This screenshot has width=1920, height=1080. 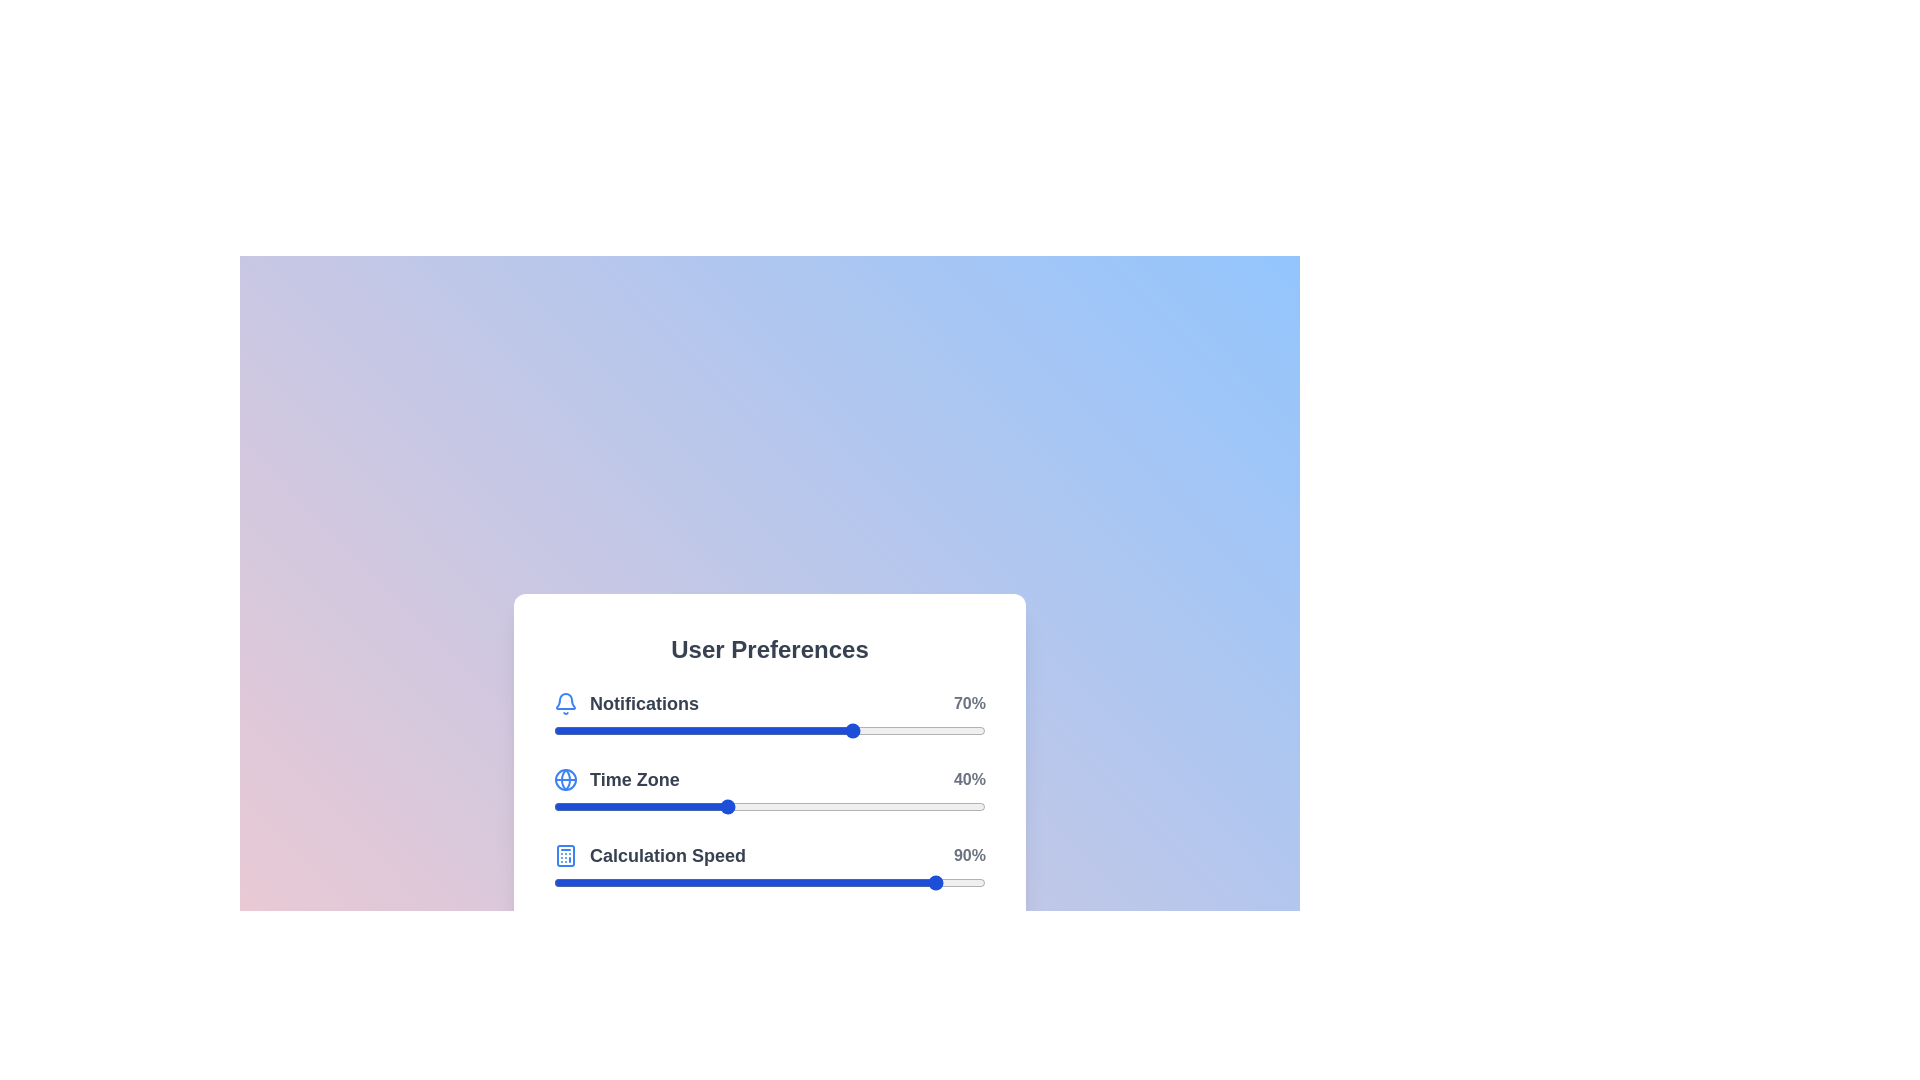 What do you see at coordinates (565, 703) in the screenshot?
I see `the icon corresponding to Notifications` at bounding box center [565, 703].